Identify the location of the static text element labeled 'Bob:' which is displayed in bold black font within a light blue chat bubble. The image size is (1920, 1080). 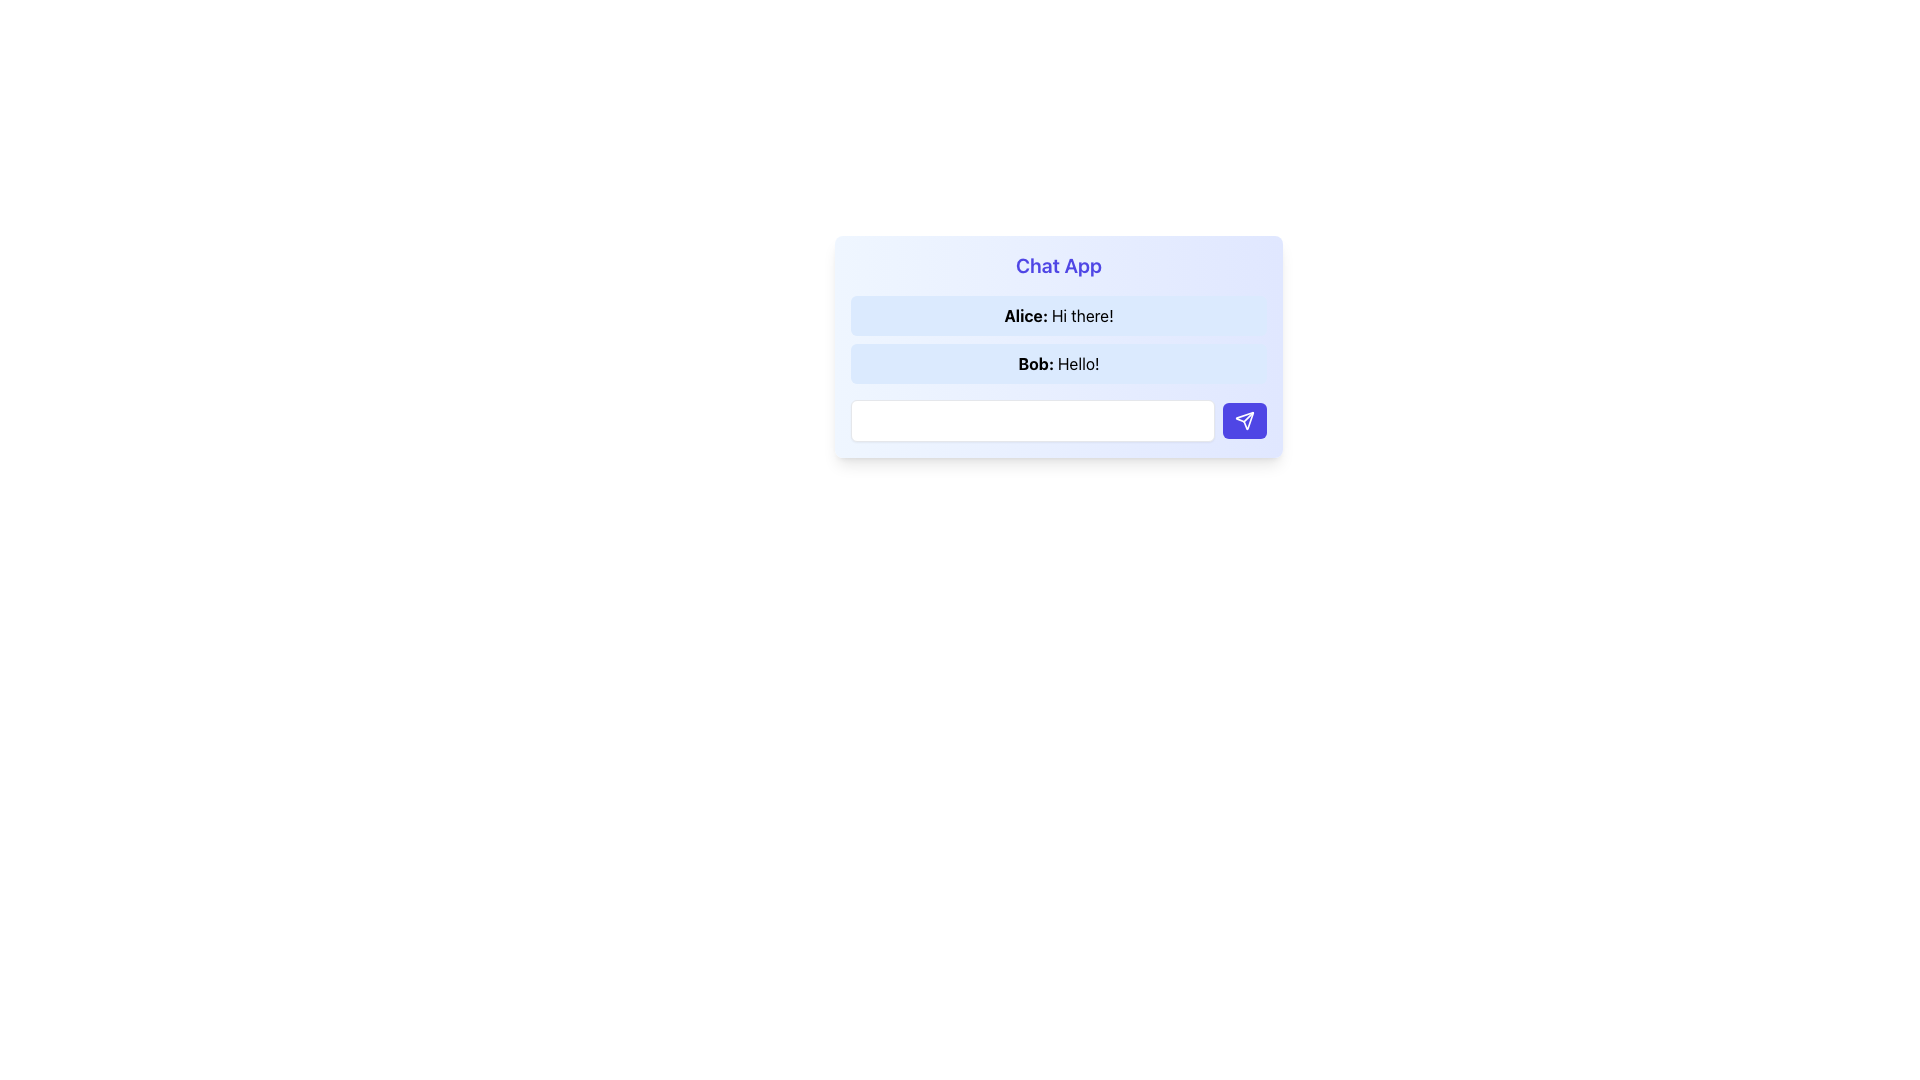
(1038, 363).